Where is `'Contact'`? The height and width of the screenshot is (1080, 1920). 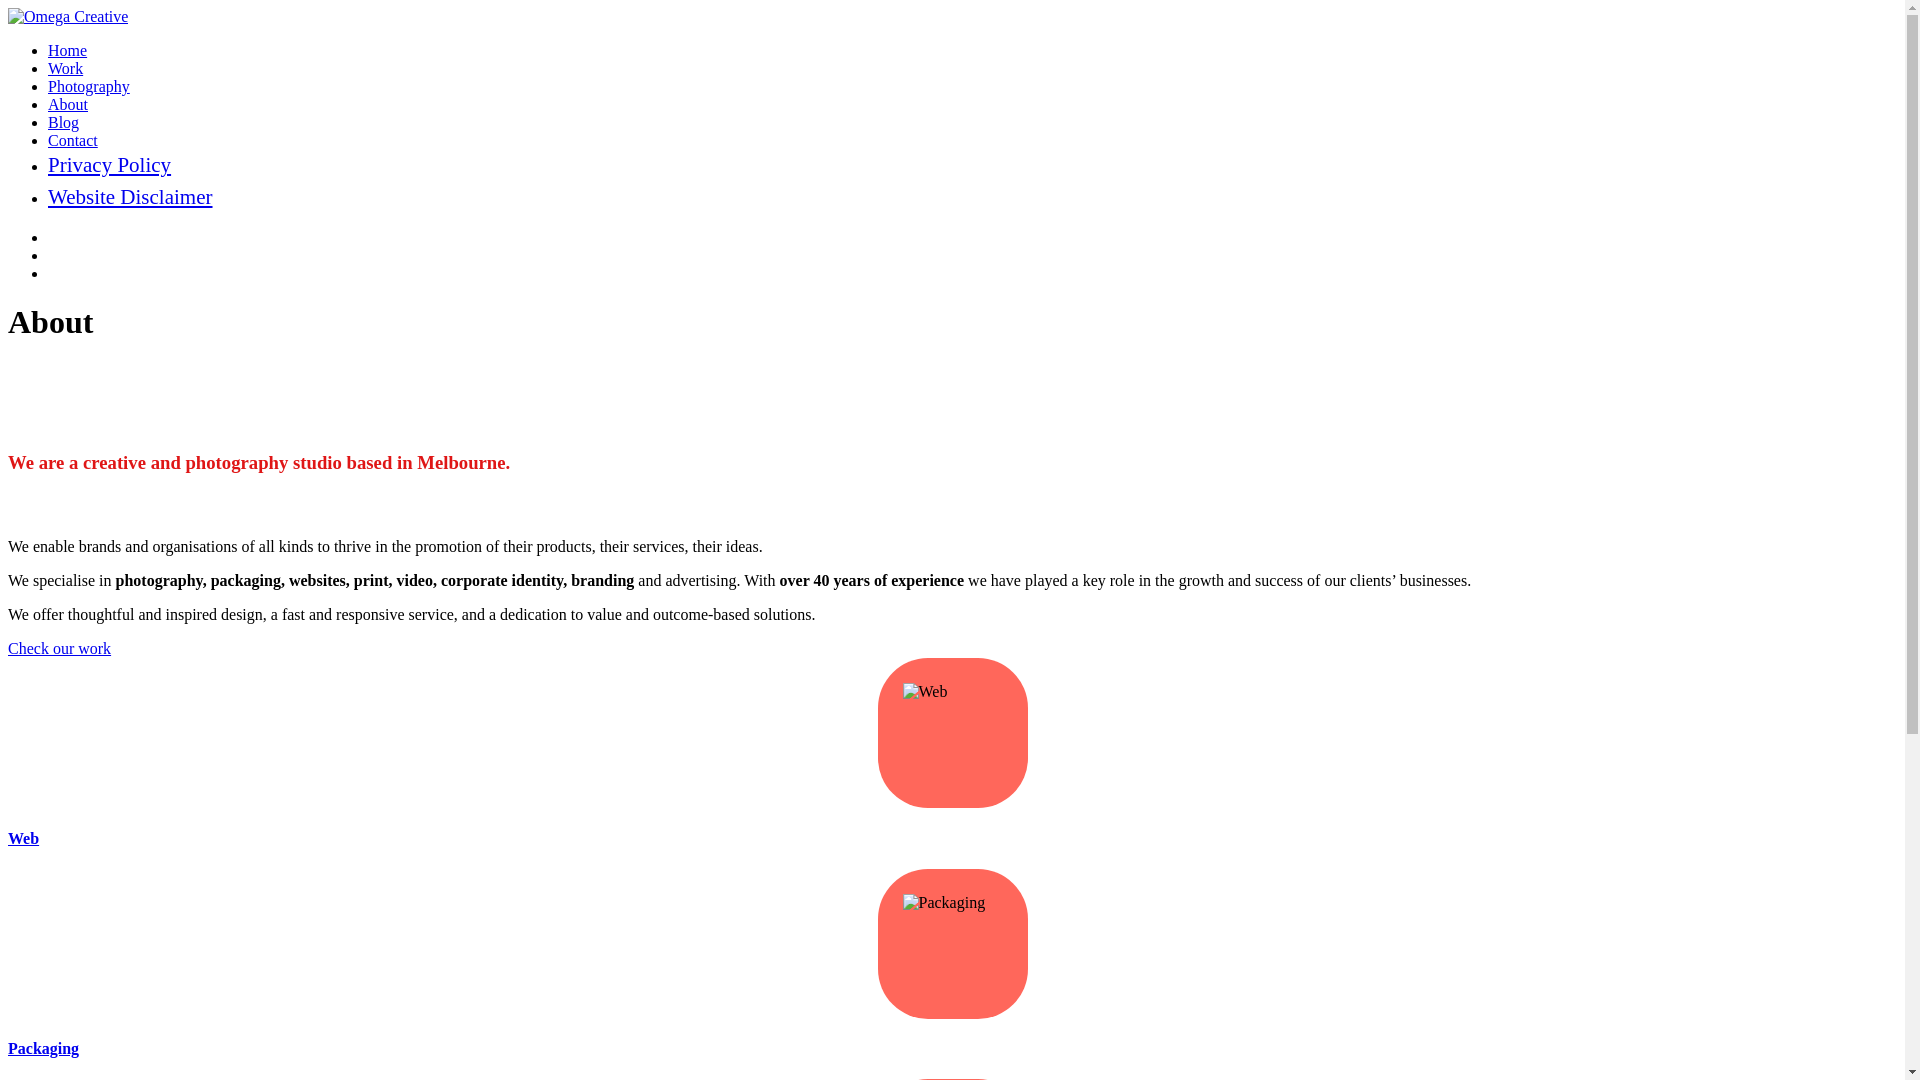
'Contact' is located at coordinates (48, 139).